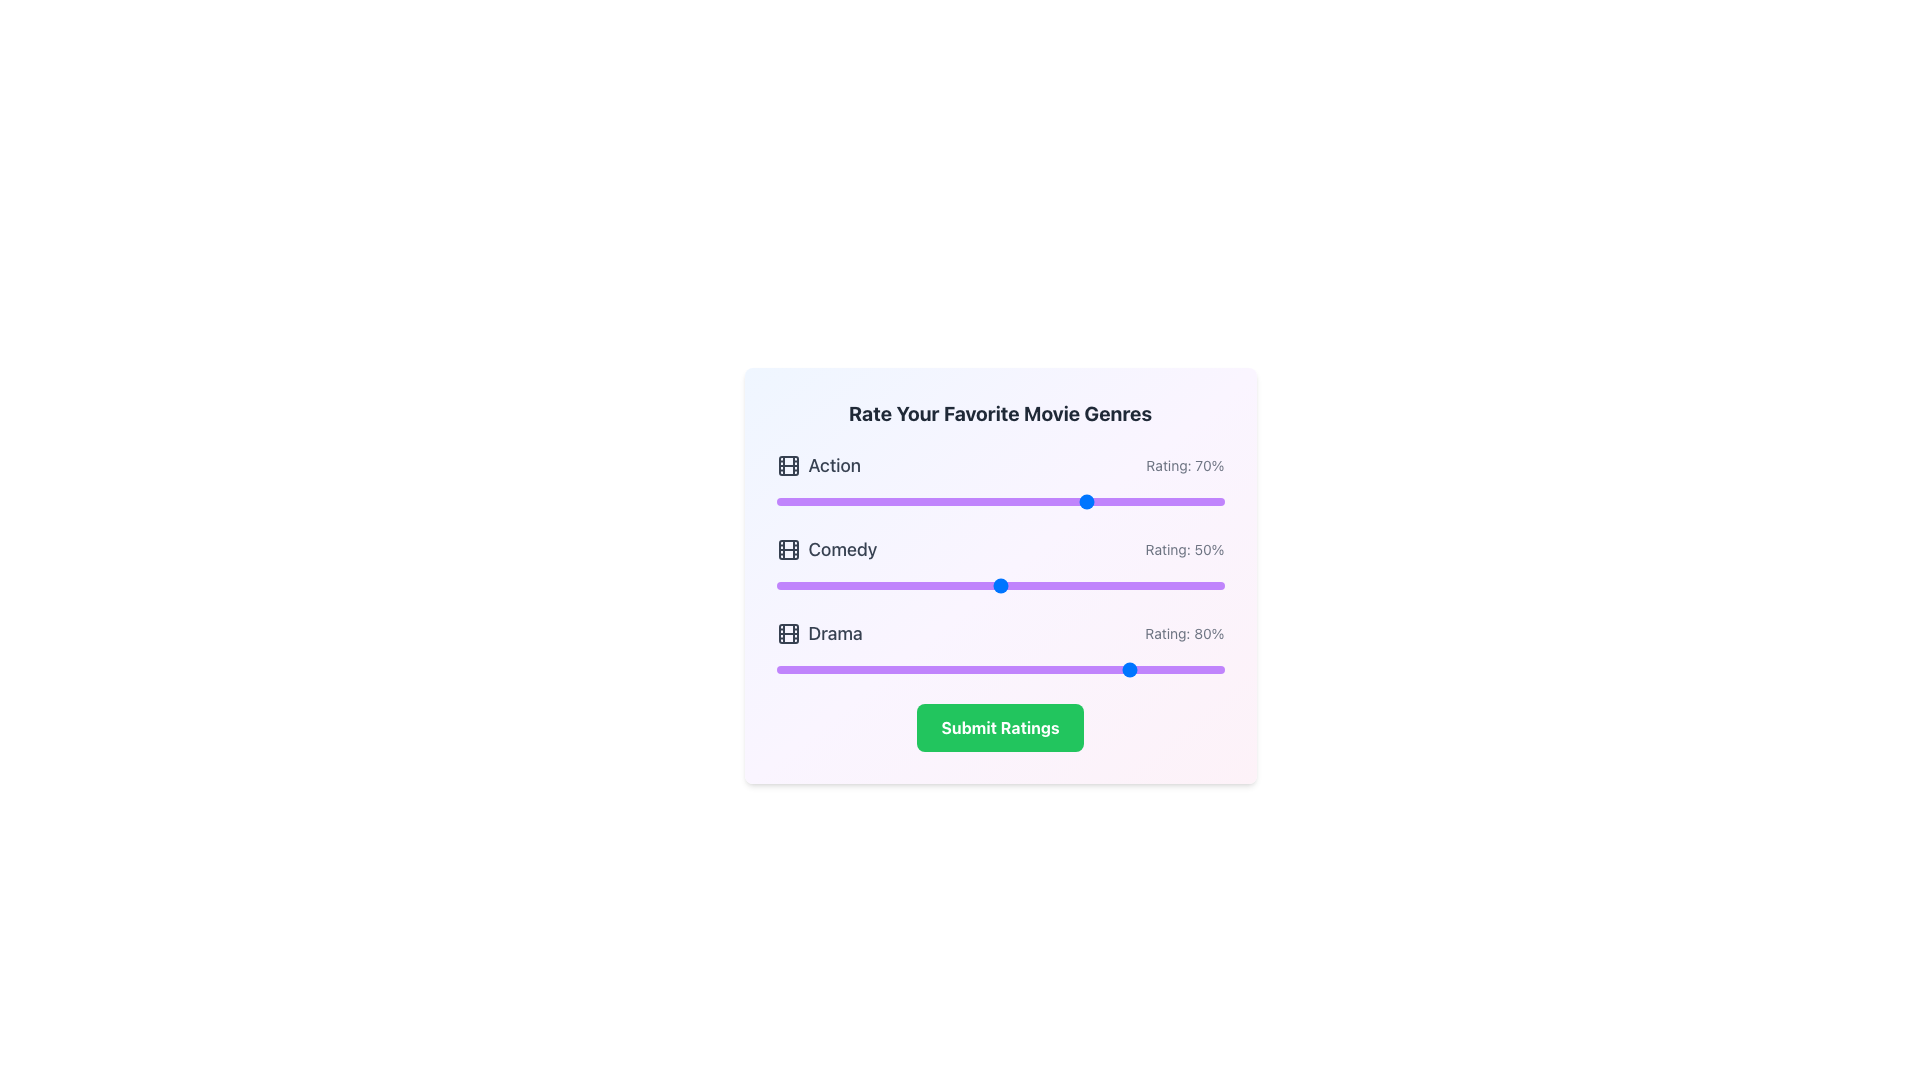  Describe the element at coordinates (787, 550) in the screenshot. I see `the 'Comedy' genre icon, which is located to the left of the text 'Comedy' in the middle row of movie genres` at that location.